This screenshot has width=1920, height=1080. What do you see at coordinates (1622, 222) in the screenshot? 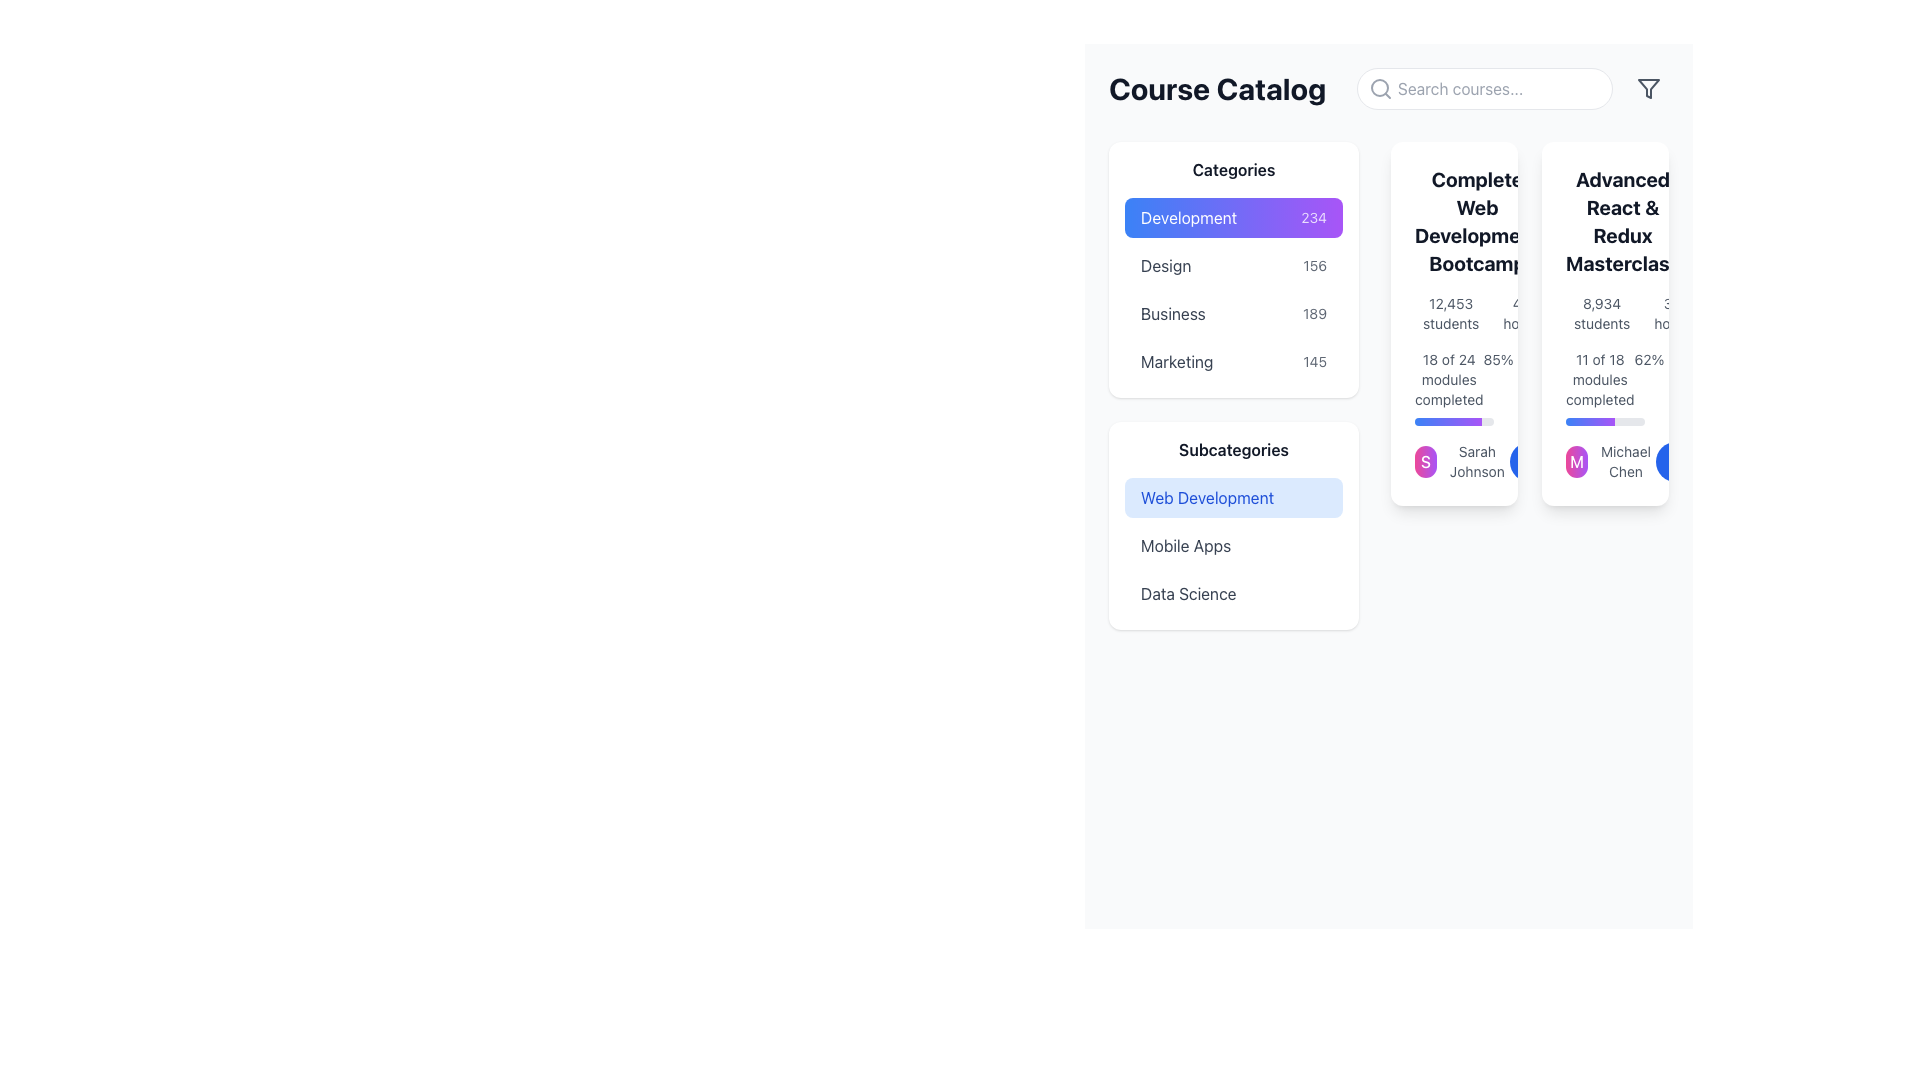
I see `the text label displaying 'Advanced React & Redux Masterclass' from its current position` at bounding box center [1622, 222].